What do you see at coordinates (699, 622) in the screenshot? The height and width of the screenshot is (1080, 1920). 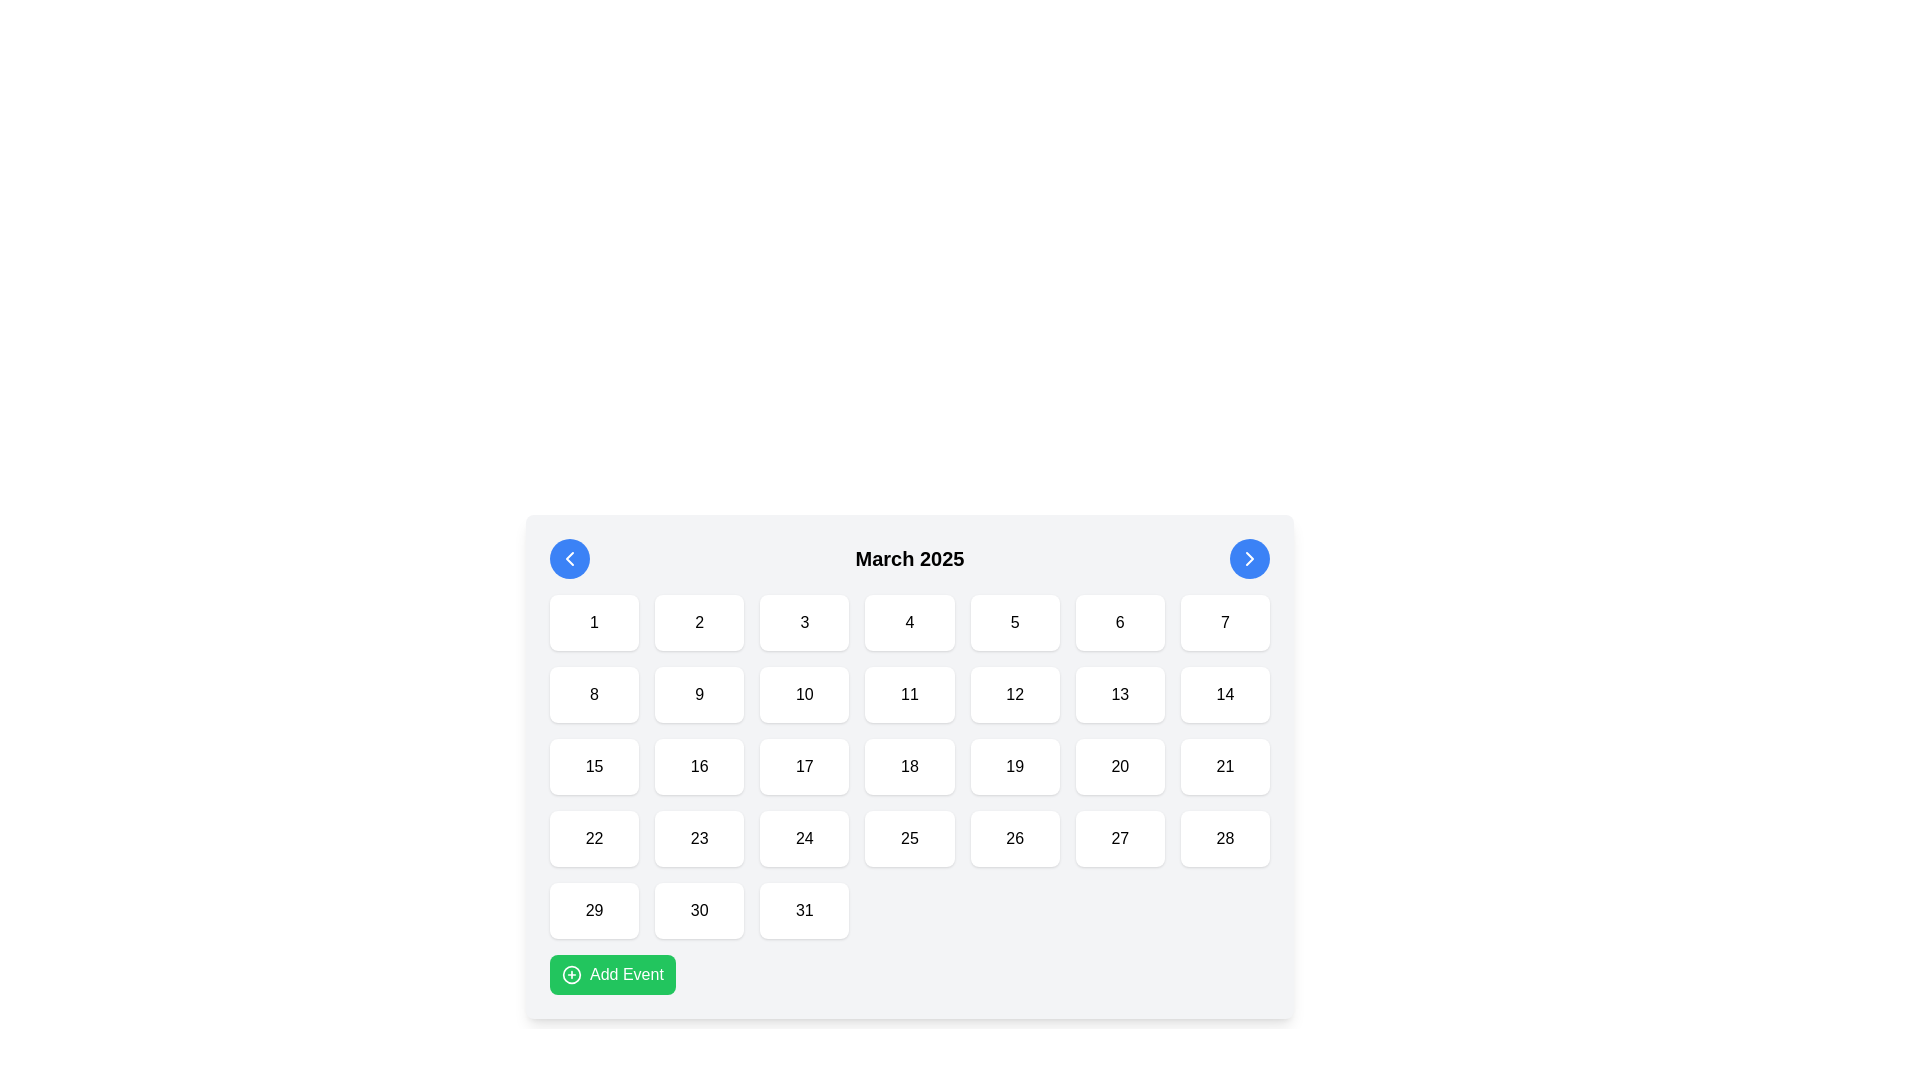 I see `the button representing the second day in the calendar view` at bounding box center [699, 622].